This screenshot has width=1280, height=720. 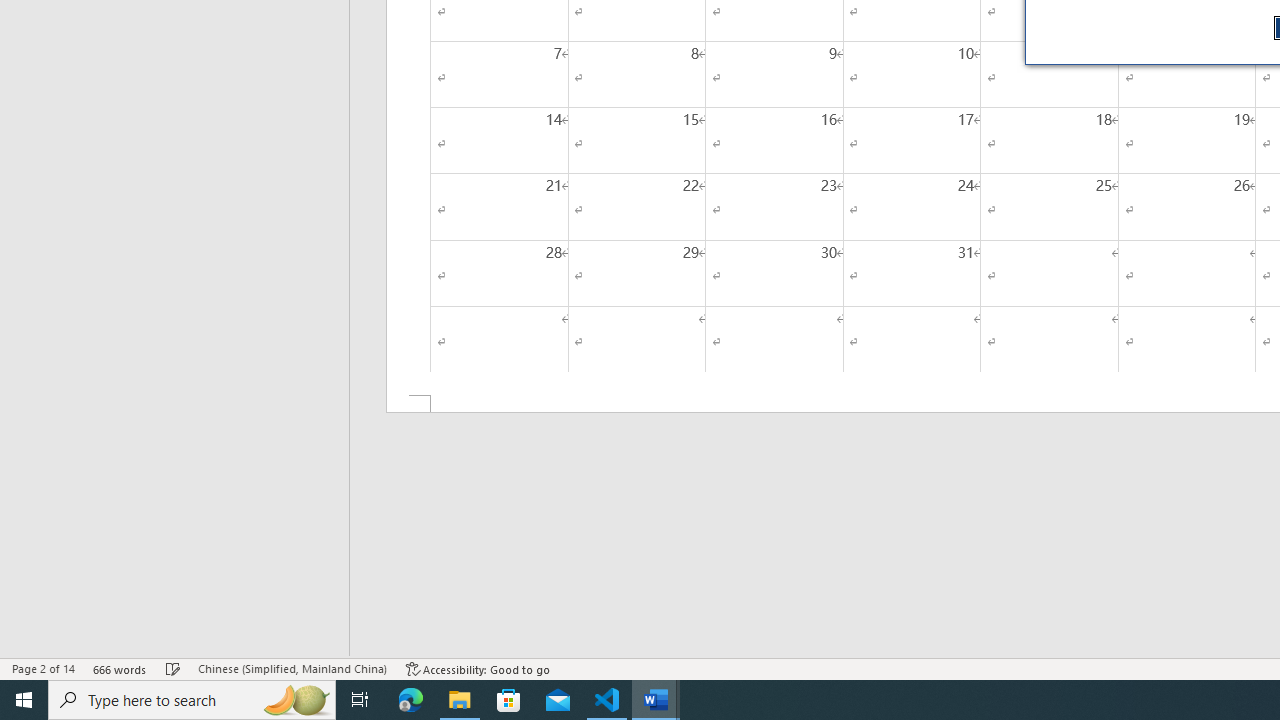 I want to click on 'Microsoft Store', so click(x=509, y=698).